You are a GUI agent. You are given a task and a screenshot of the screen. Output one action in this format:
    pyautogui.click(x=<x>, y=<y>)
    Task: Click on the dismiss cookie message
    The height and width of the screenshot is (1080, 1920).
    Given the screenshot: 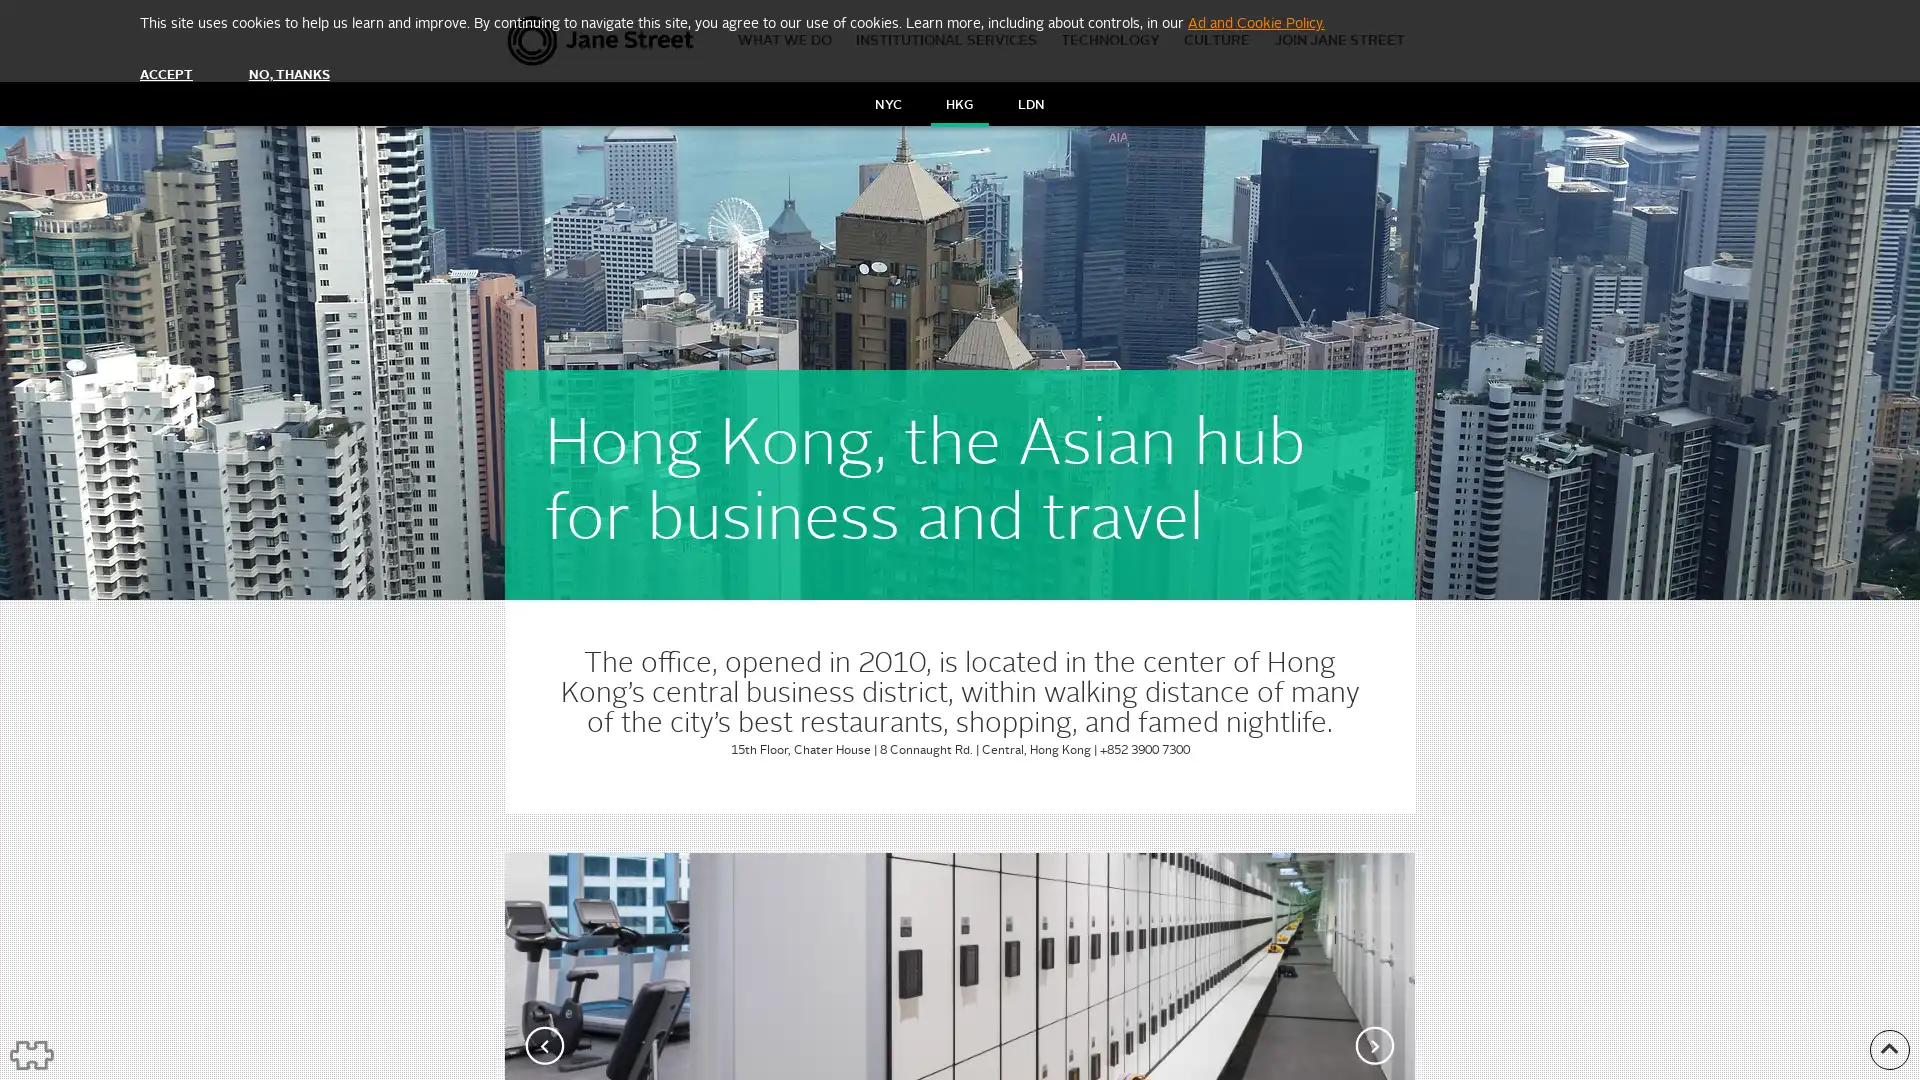 What is the action you would take?
    pyautogui.click(x=166, y=74)
    